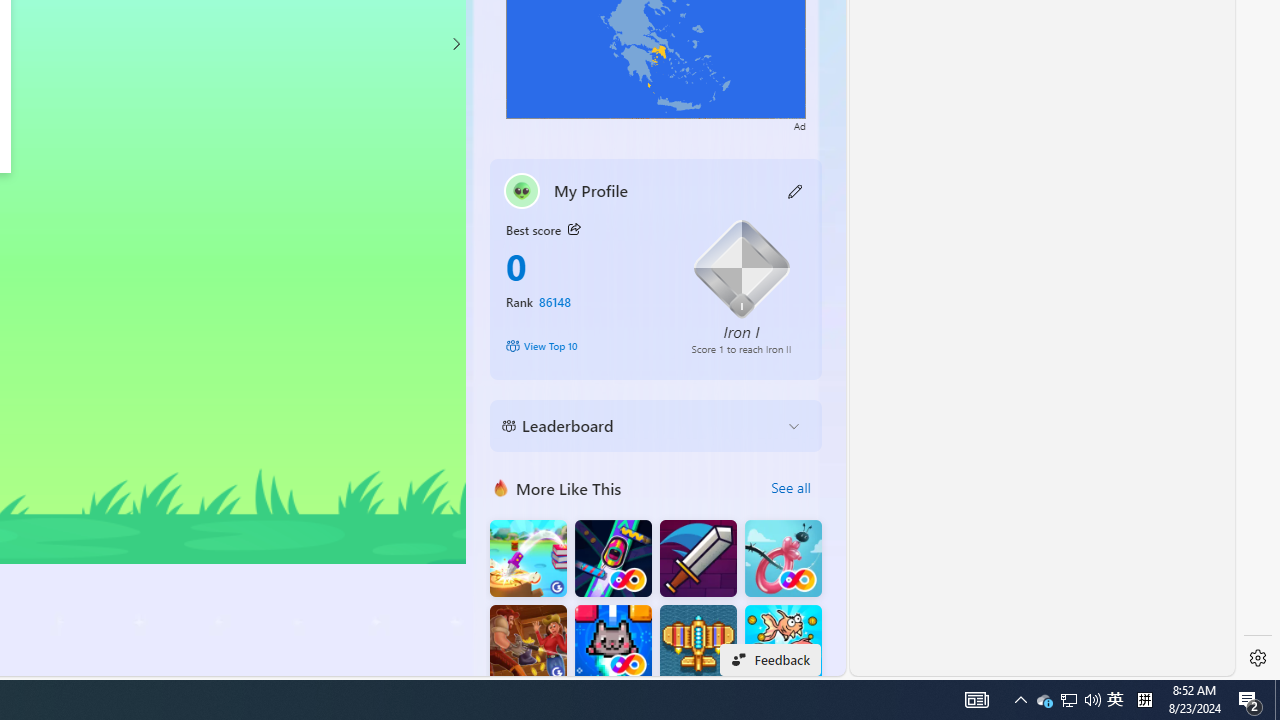 The image size is (1280, 720). What do you see at coordinates (612, 558) in the screenshot?
I see `'Bumper Car FRVR'` at bounding box center [612, 558].